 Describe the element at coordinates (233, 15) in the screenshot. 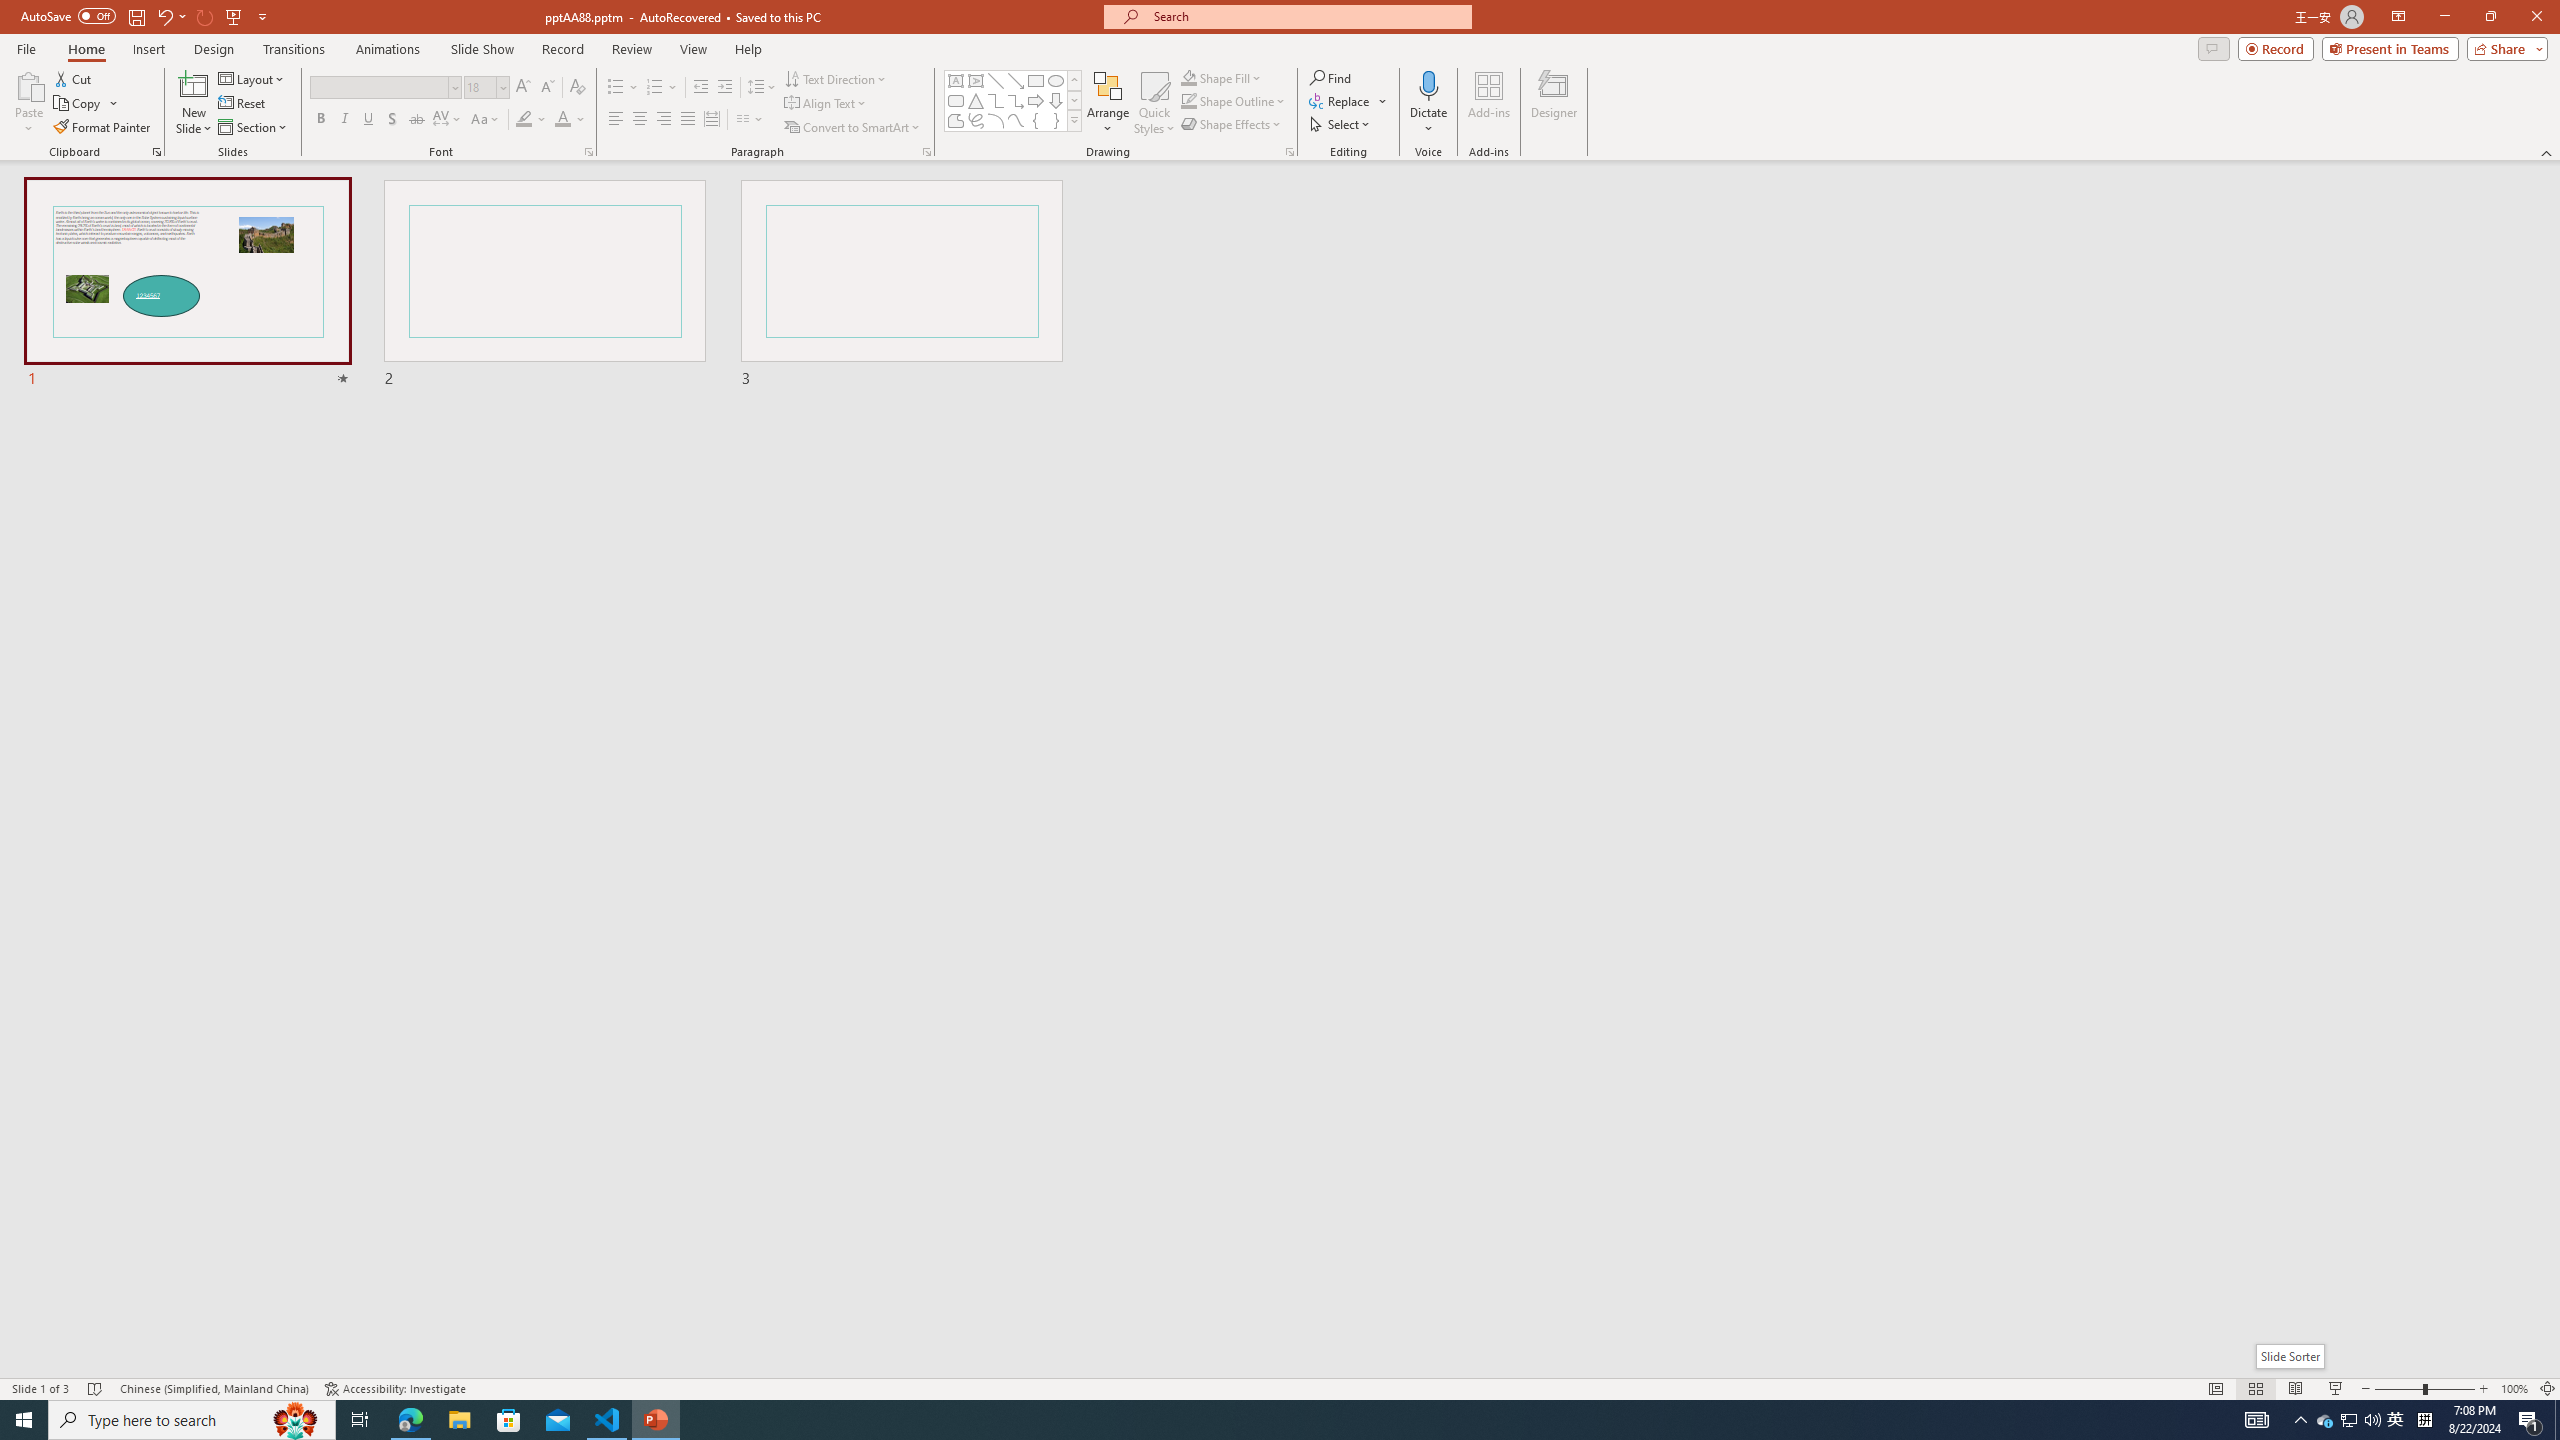

I see `'From Beginning'` at that location.